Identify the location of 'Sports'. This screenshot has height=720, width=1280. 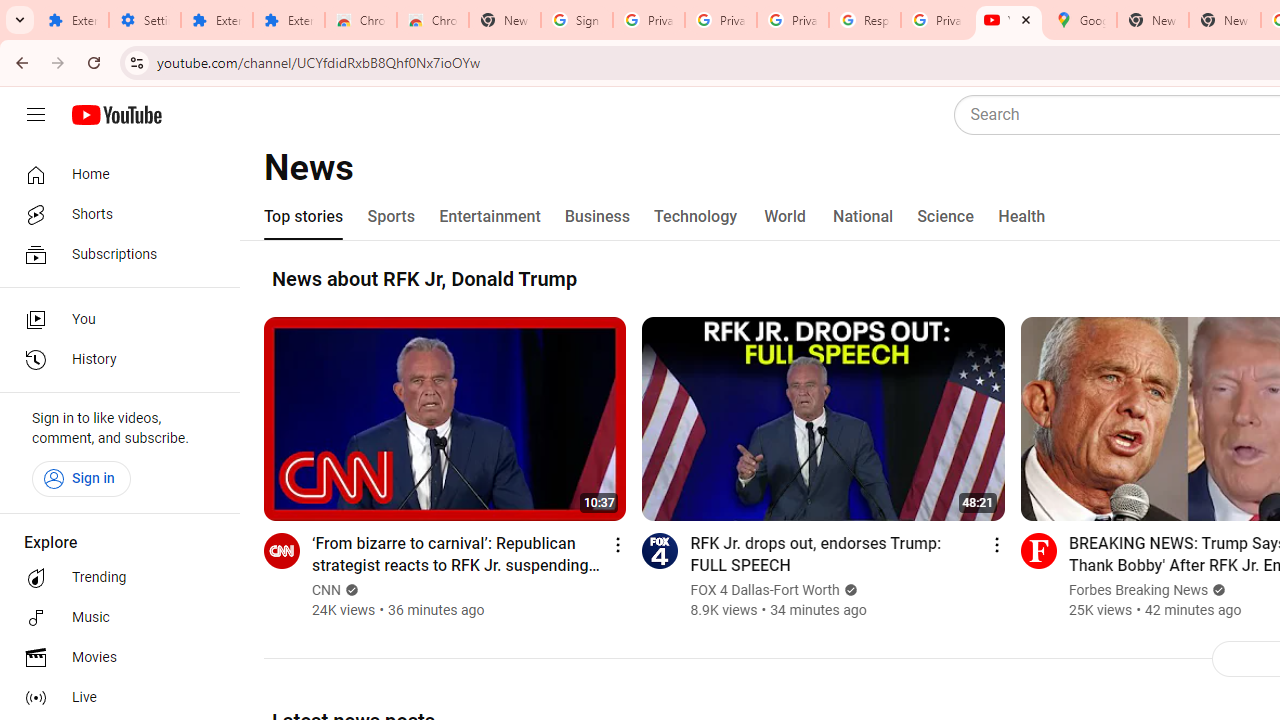
(391, 217).